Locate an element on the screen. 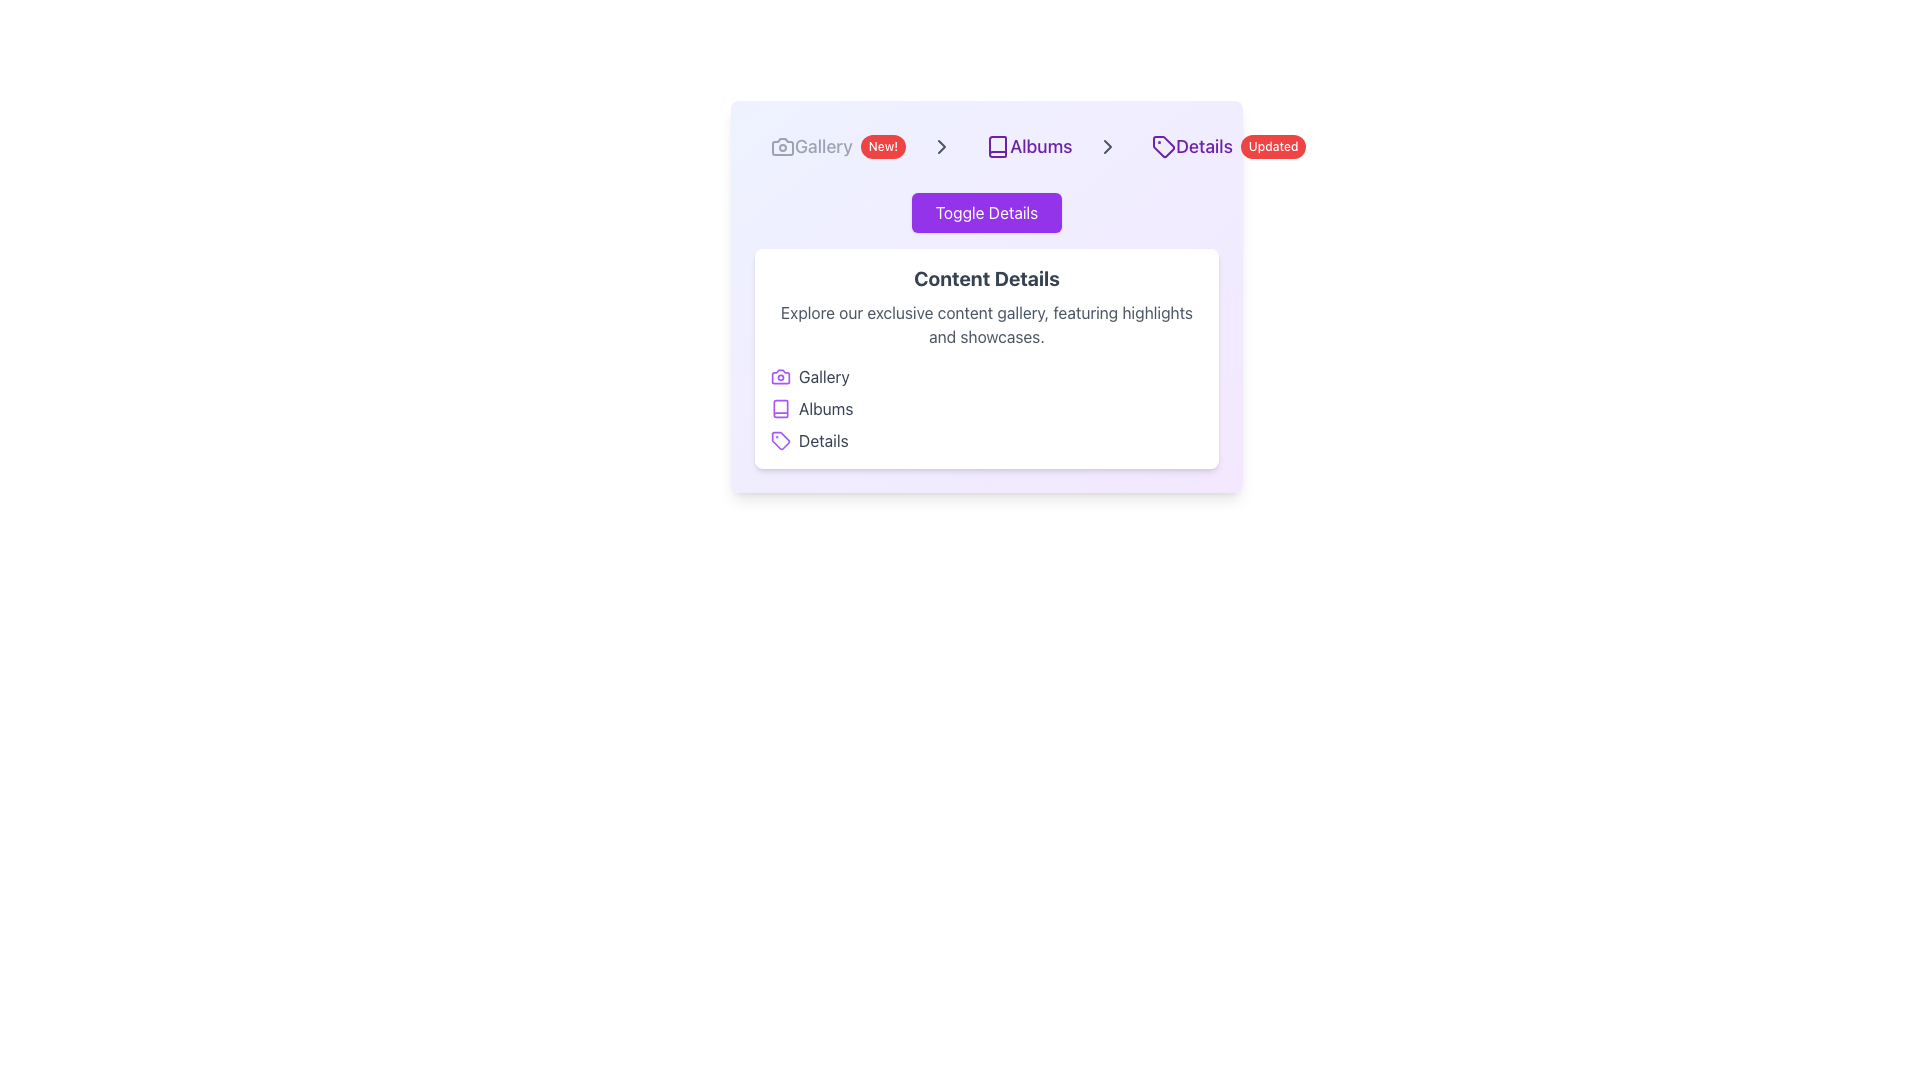 This screenshot has width=1920, height=1080. the 'New!' label, which is a small red pill-shaped element displaying bright white text, located immediately to the right of the 'Gallery' text in the navigation header is located at coordinates (882, 145).